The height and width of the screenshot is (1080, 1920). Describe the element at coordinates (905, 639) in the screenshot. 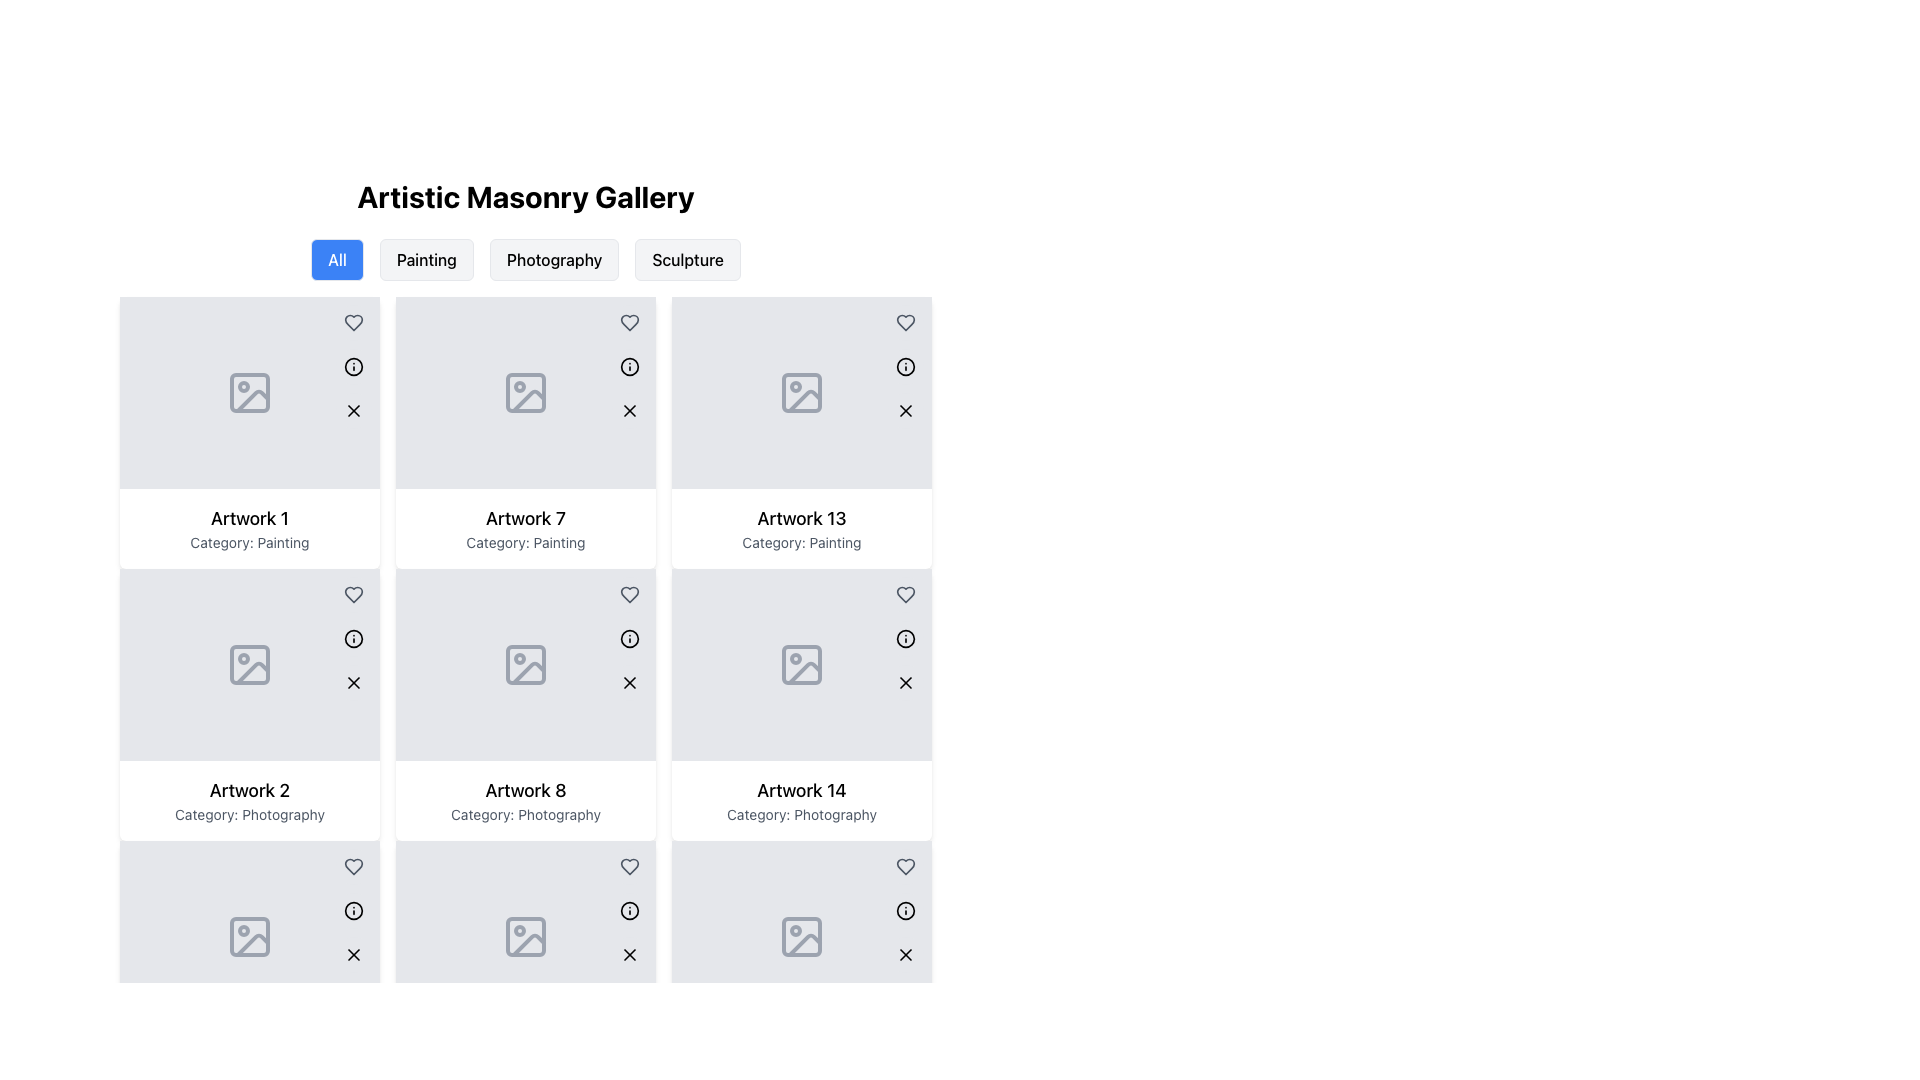

I see `the informational icon button located in the top-right corner of the 'Artwork 13' box` at that location.